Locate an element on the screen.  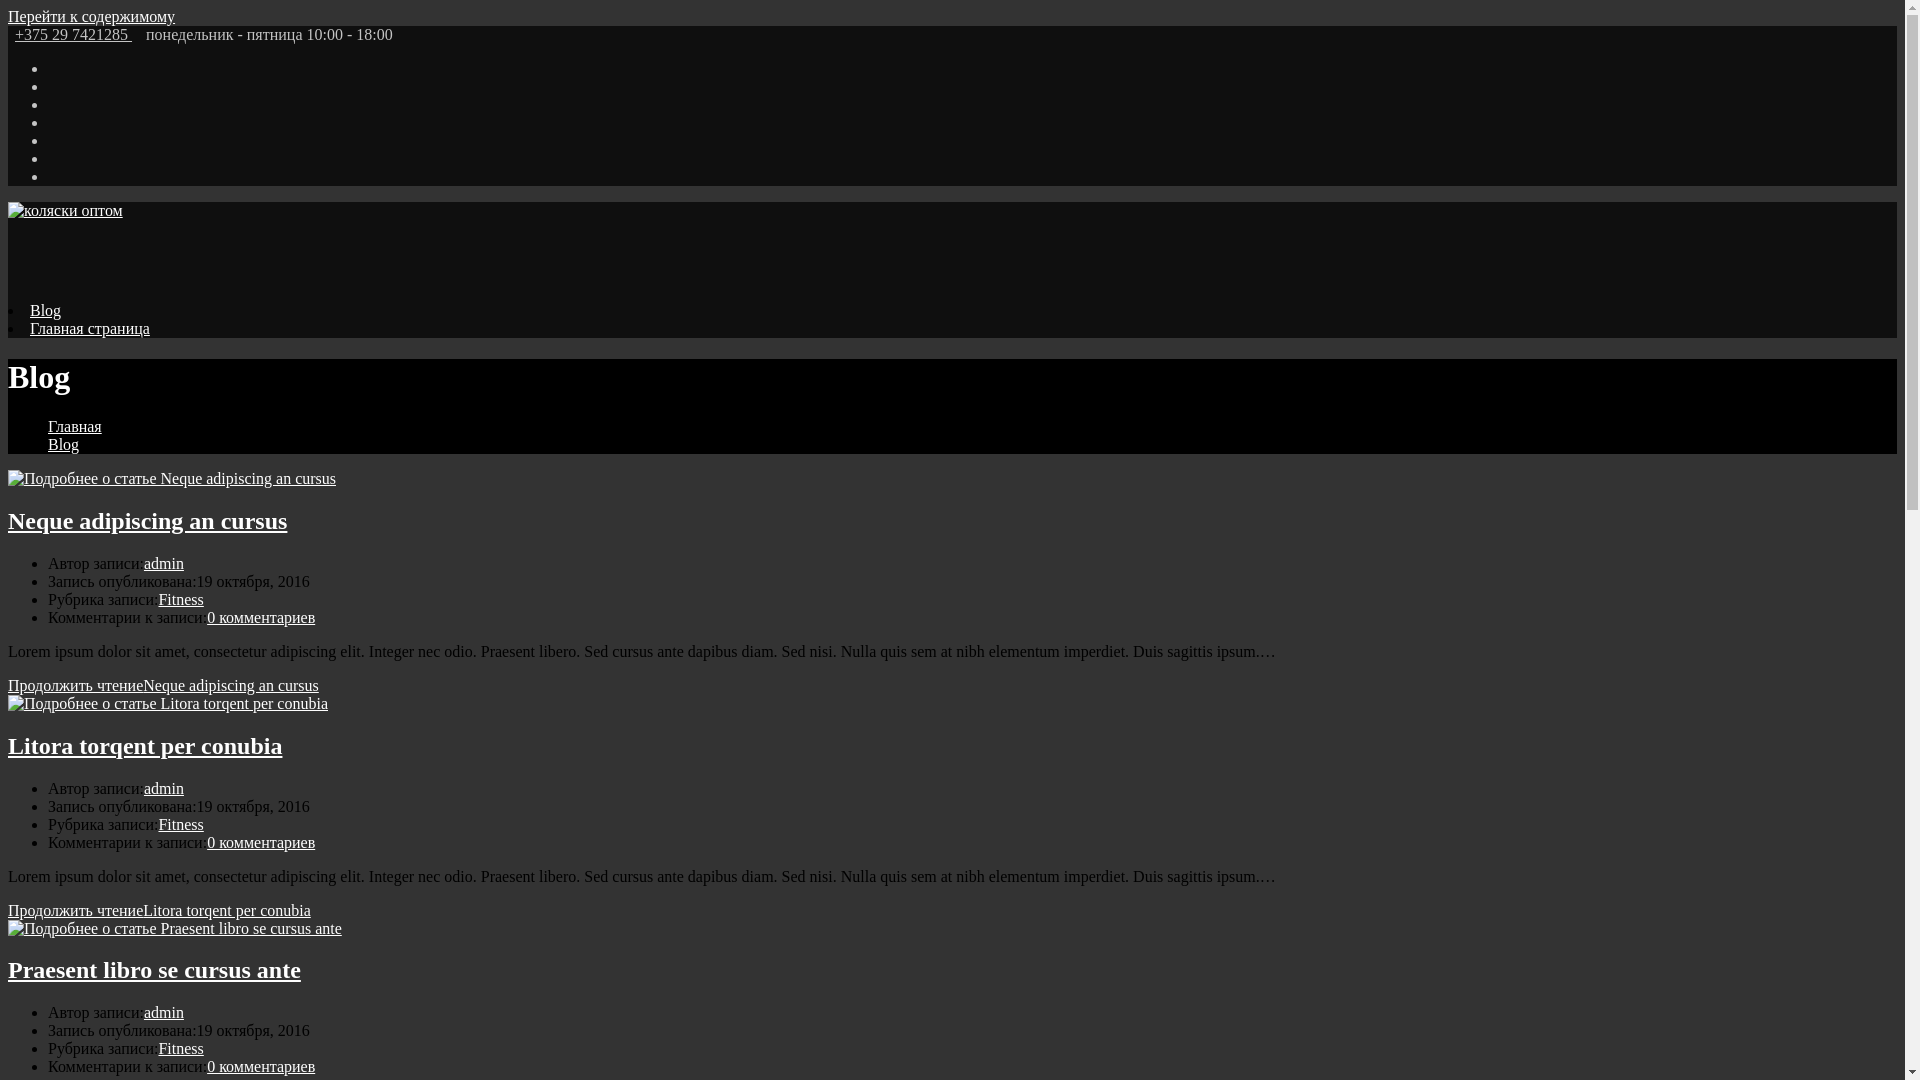
'admin' is located at coordinates (143, 563).